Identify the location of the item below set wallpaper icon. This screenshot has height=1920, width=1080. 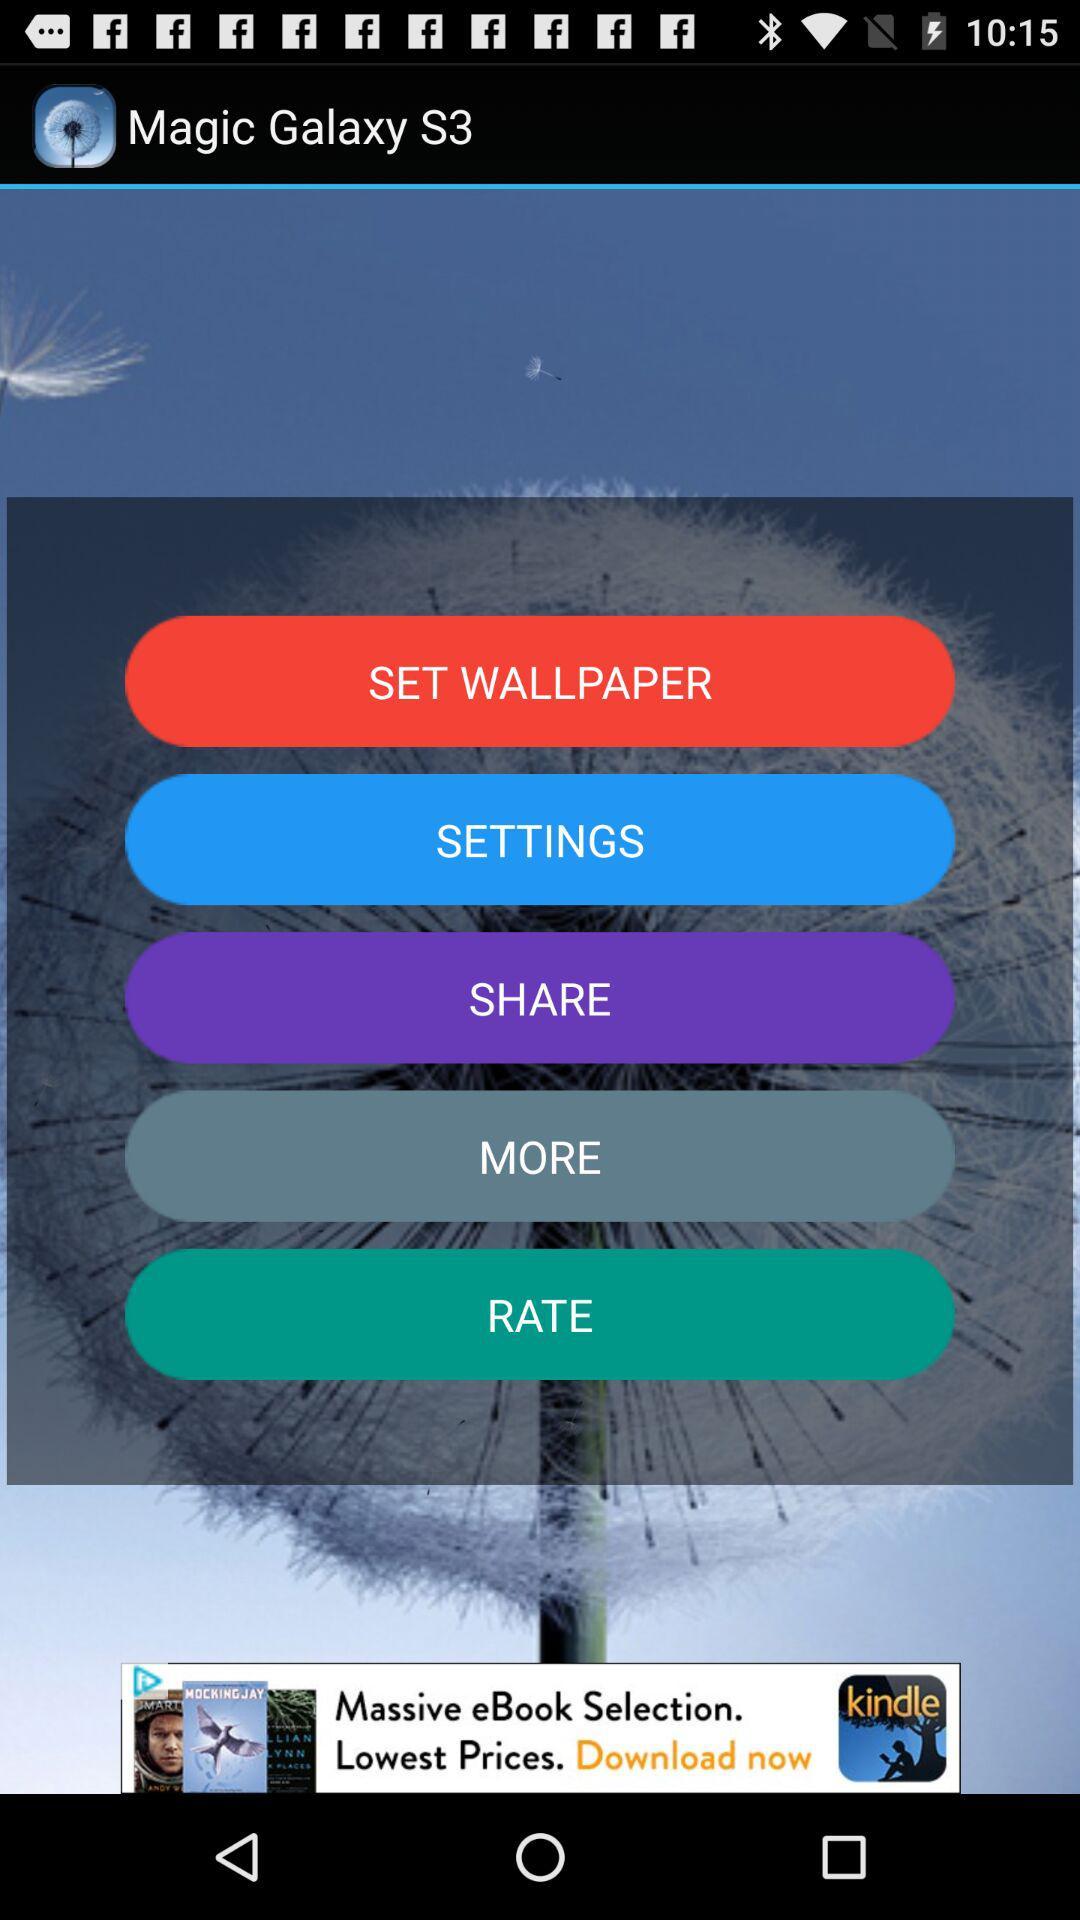
(540, 839).